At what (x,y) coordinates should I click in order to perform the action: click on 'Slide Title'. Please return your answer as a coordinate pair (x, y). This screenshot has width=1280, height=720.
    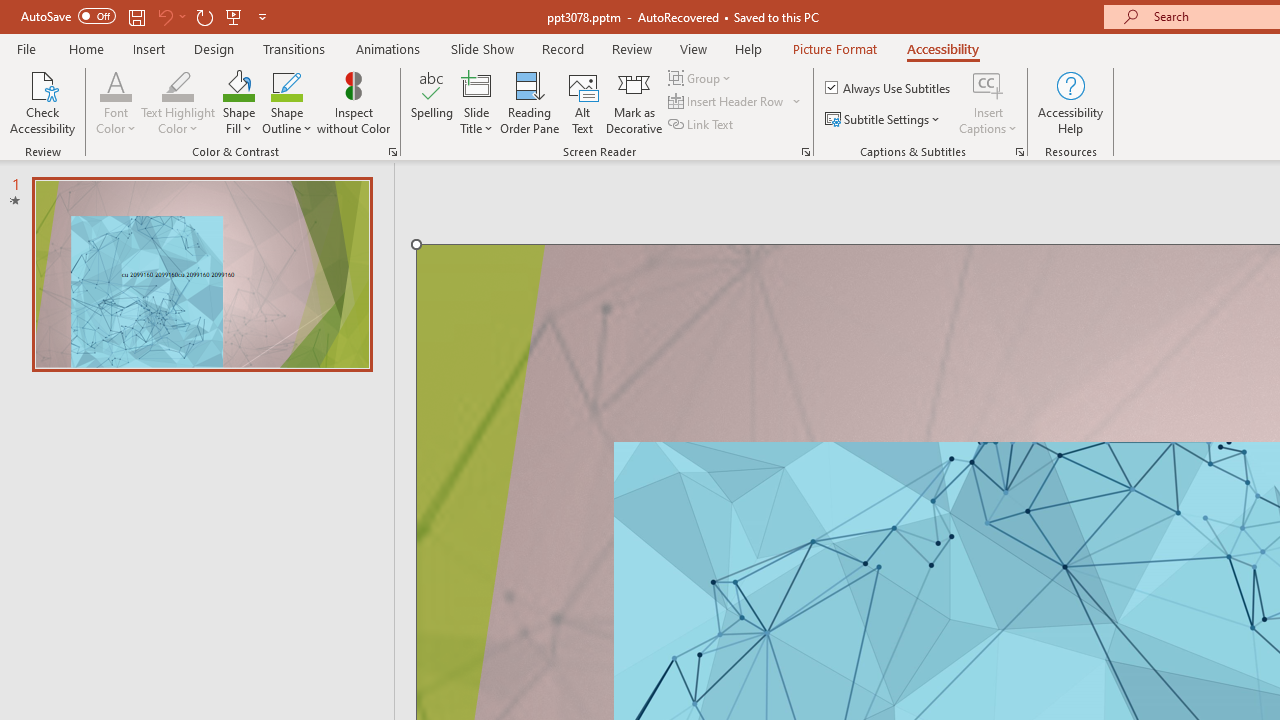
    Looking at the image, I should click on (475, 84).